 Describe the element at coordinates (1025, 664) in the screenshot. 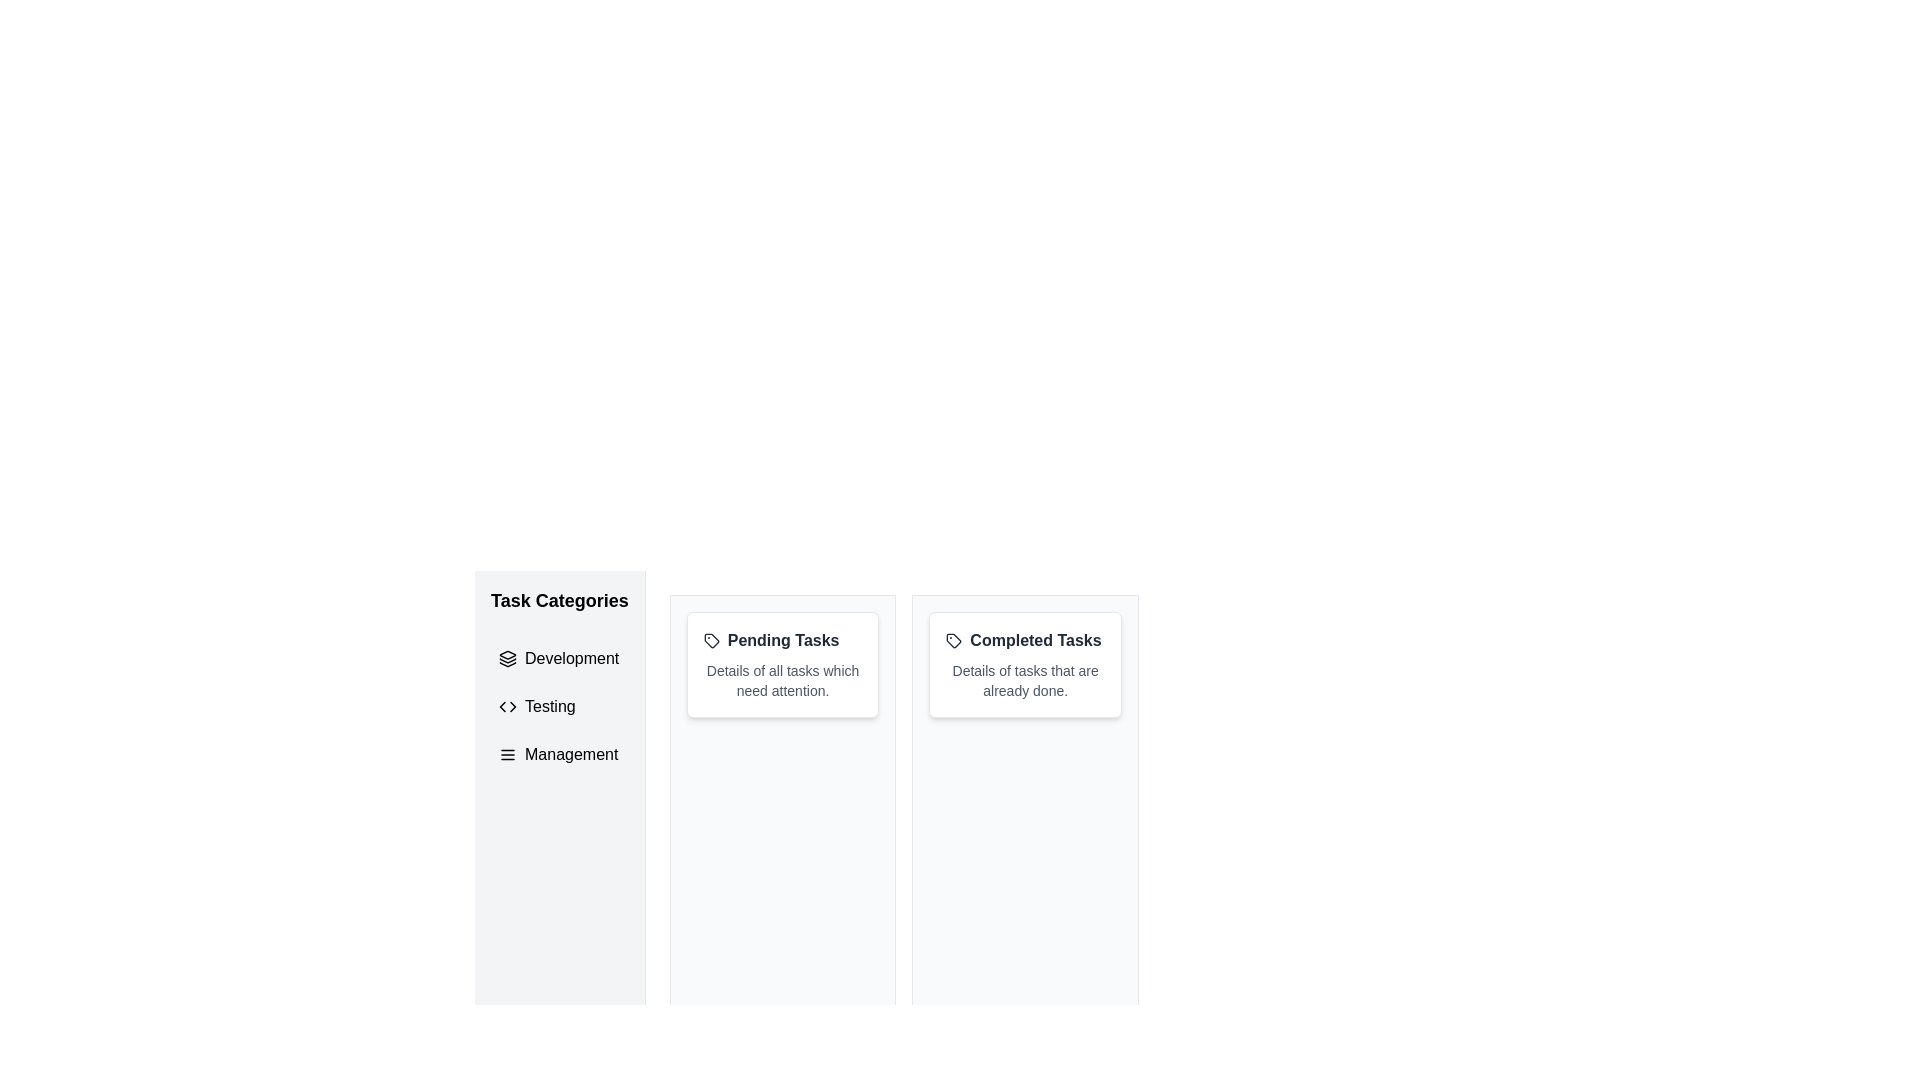

I see `the 'Completed Tasks' informational card, which features a white background, rounded corners, and a title in bold dark text with a tag icon` at that location.